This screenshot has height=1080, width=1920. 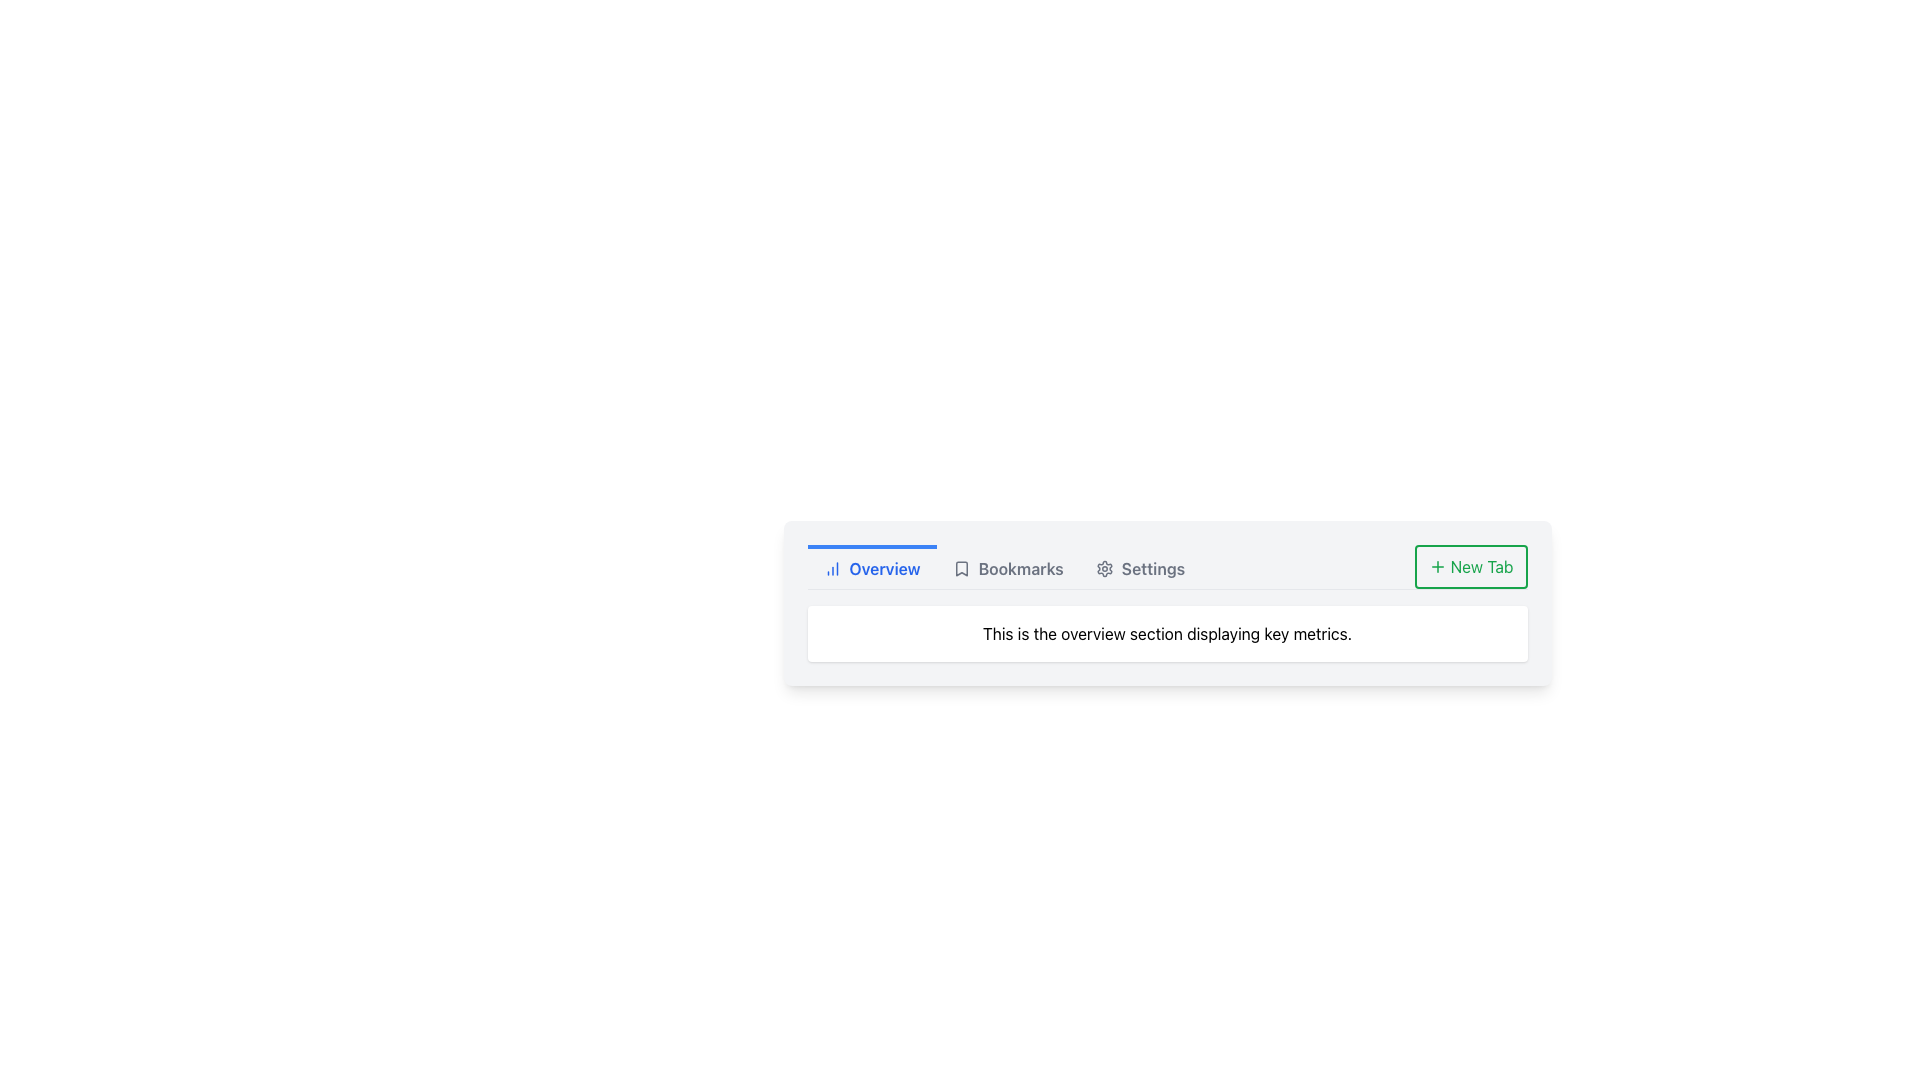 What do you see at coordinates (1167, 567) in the screenshot?
I see `the 'Settings' navigation tab` at bounding box center [1167, 567].